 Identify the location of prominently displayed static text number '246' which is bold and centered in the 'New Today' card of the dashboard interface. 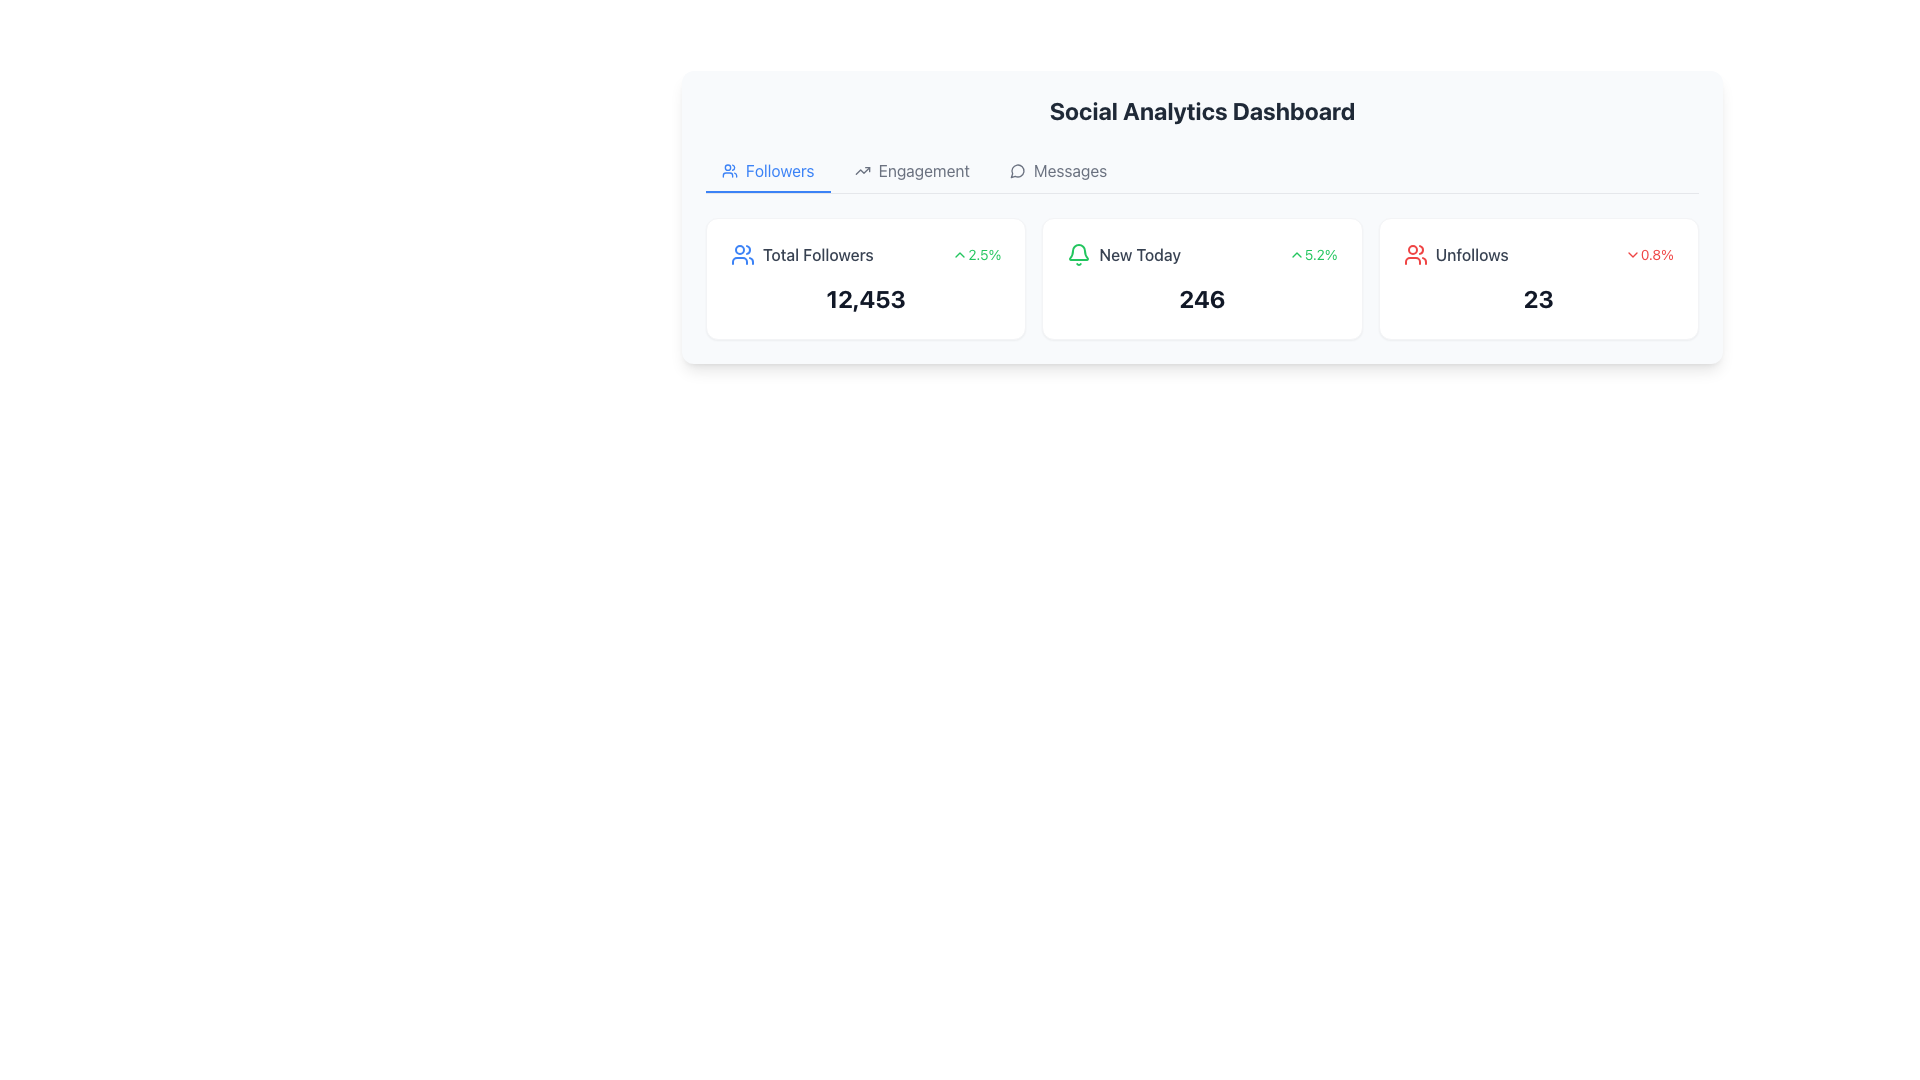
(1201, 299).